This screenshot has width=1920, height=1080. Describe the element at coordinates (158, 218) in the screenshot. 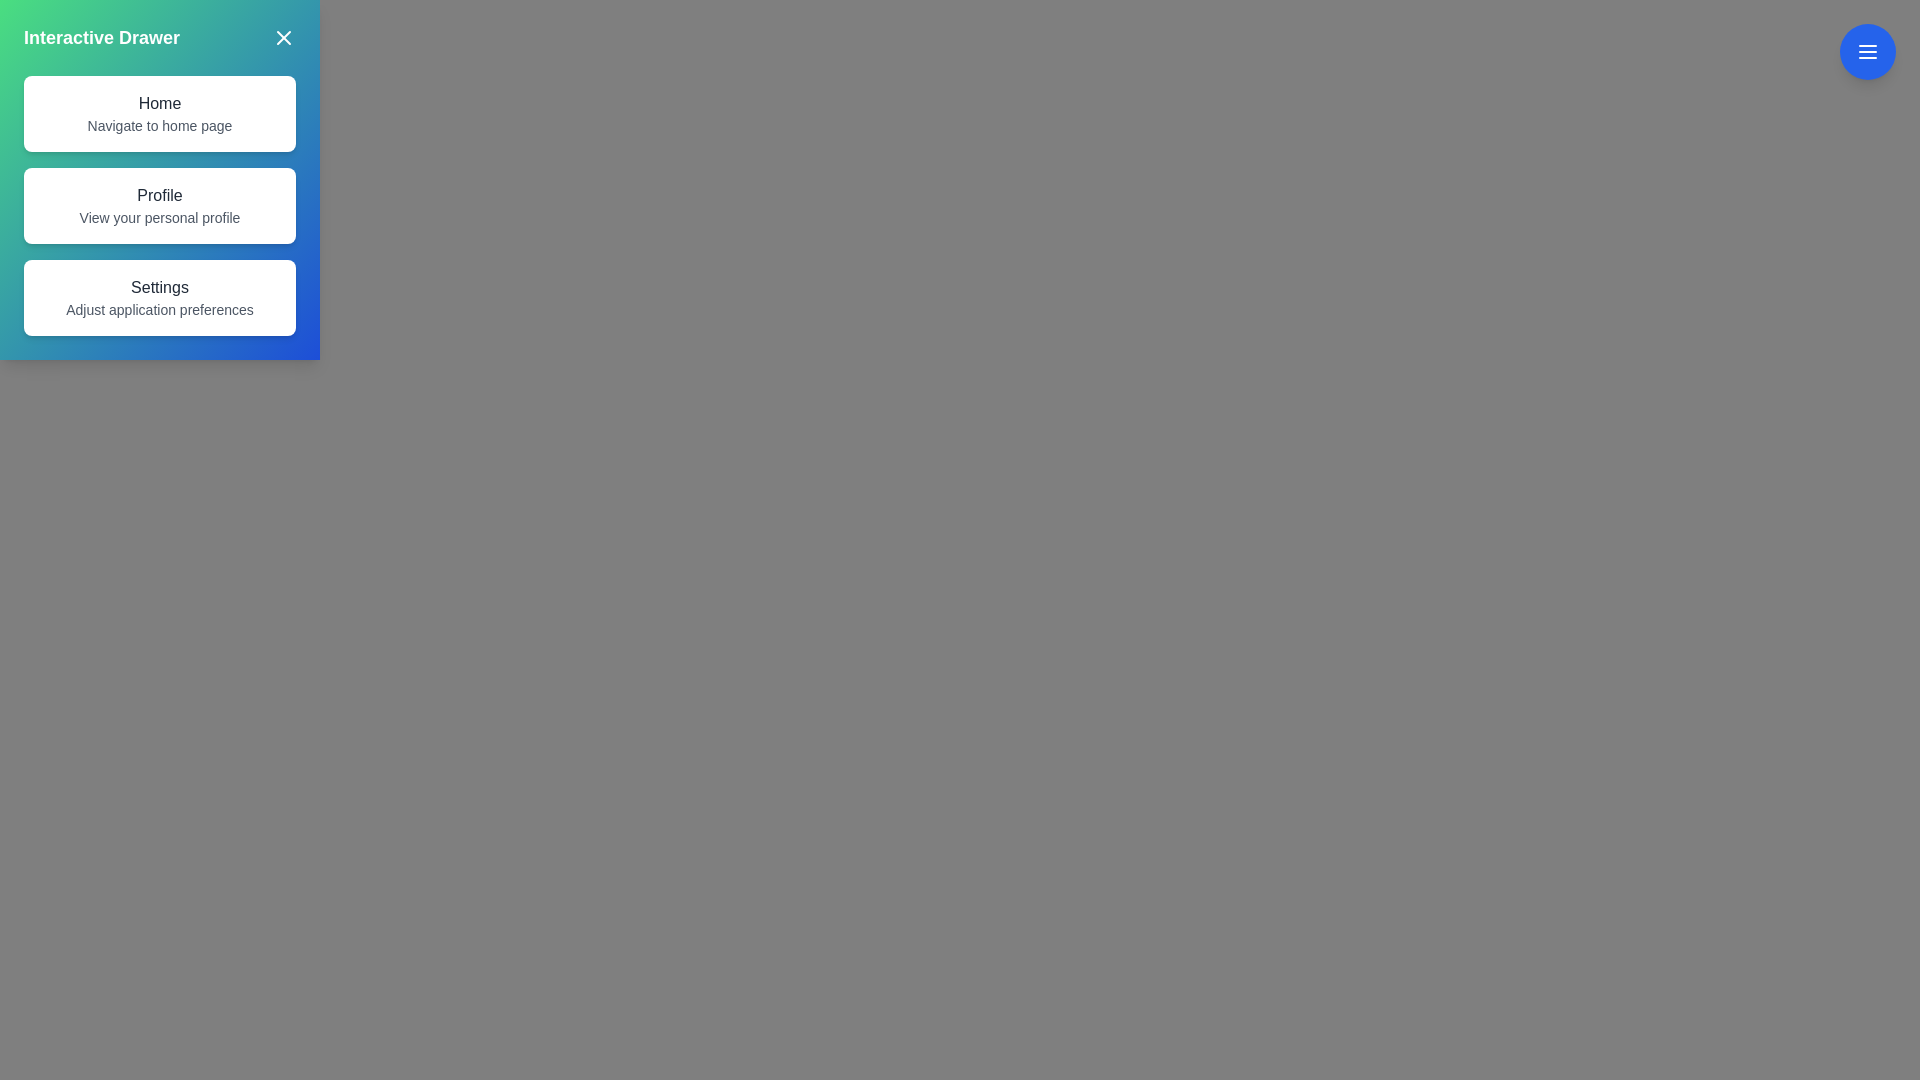

I see `the text label reading 'View your personal profile' which is styled in small gray font and located under the title 'Profile' in the left-side drawer` at that location.